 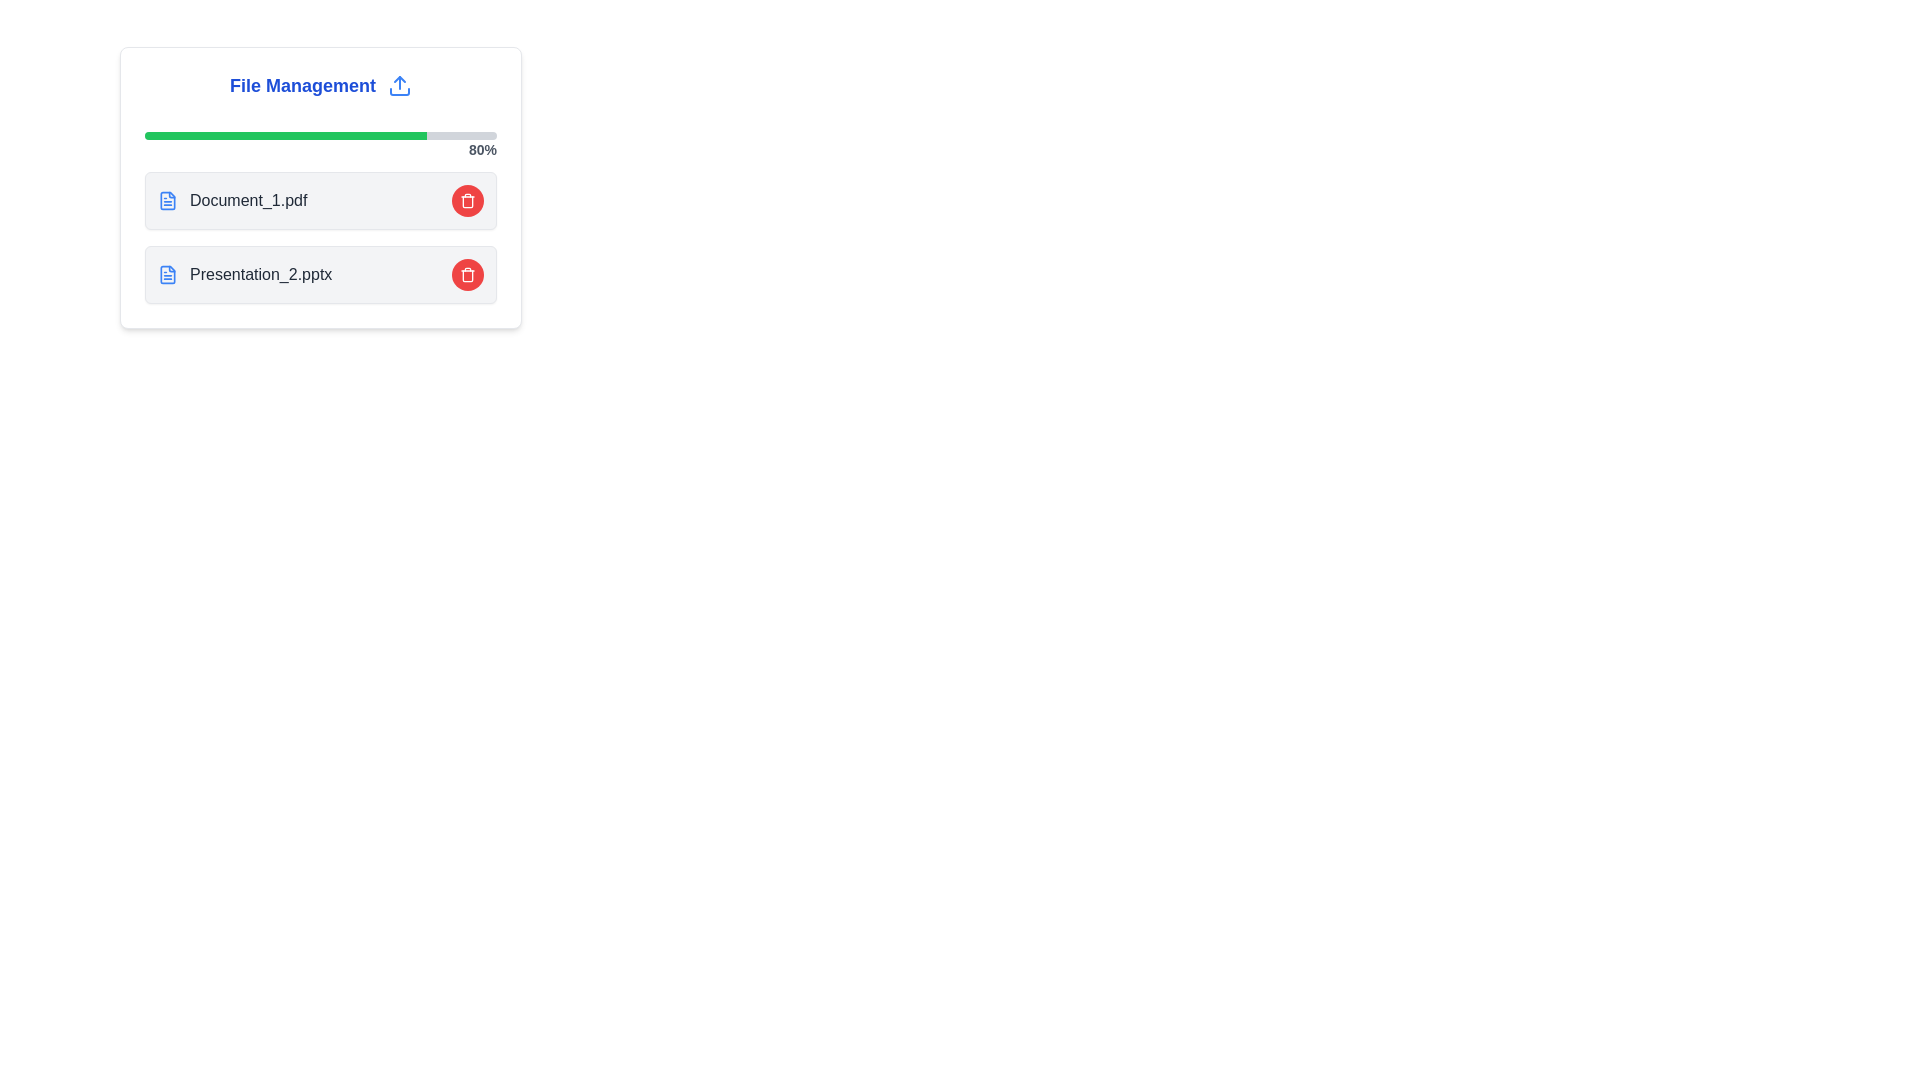 What do you see at coordinates (321, 84) in the screenshot?
I see `the 'File Management' text label with the upload icon` at bounding box center [321, 84].